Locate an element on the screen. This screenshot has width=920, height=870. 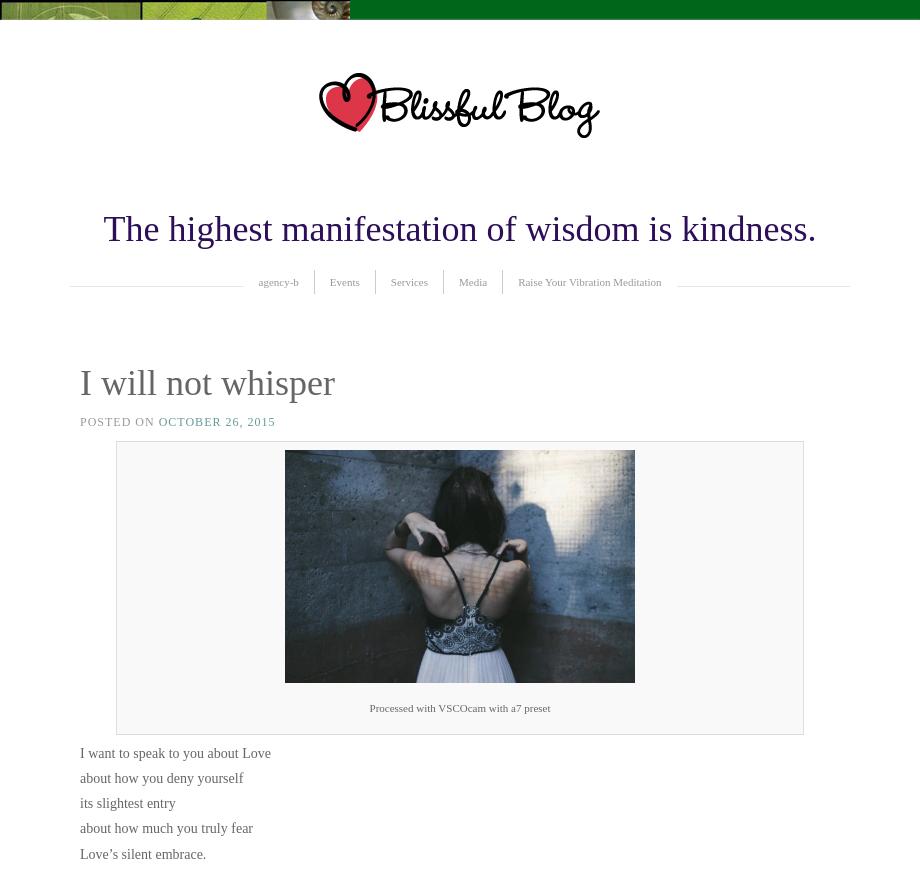
'Posted on' is located at coordinates (80, 422).